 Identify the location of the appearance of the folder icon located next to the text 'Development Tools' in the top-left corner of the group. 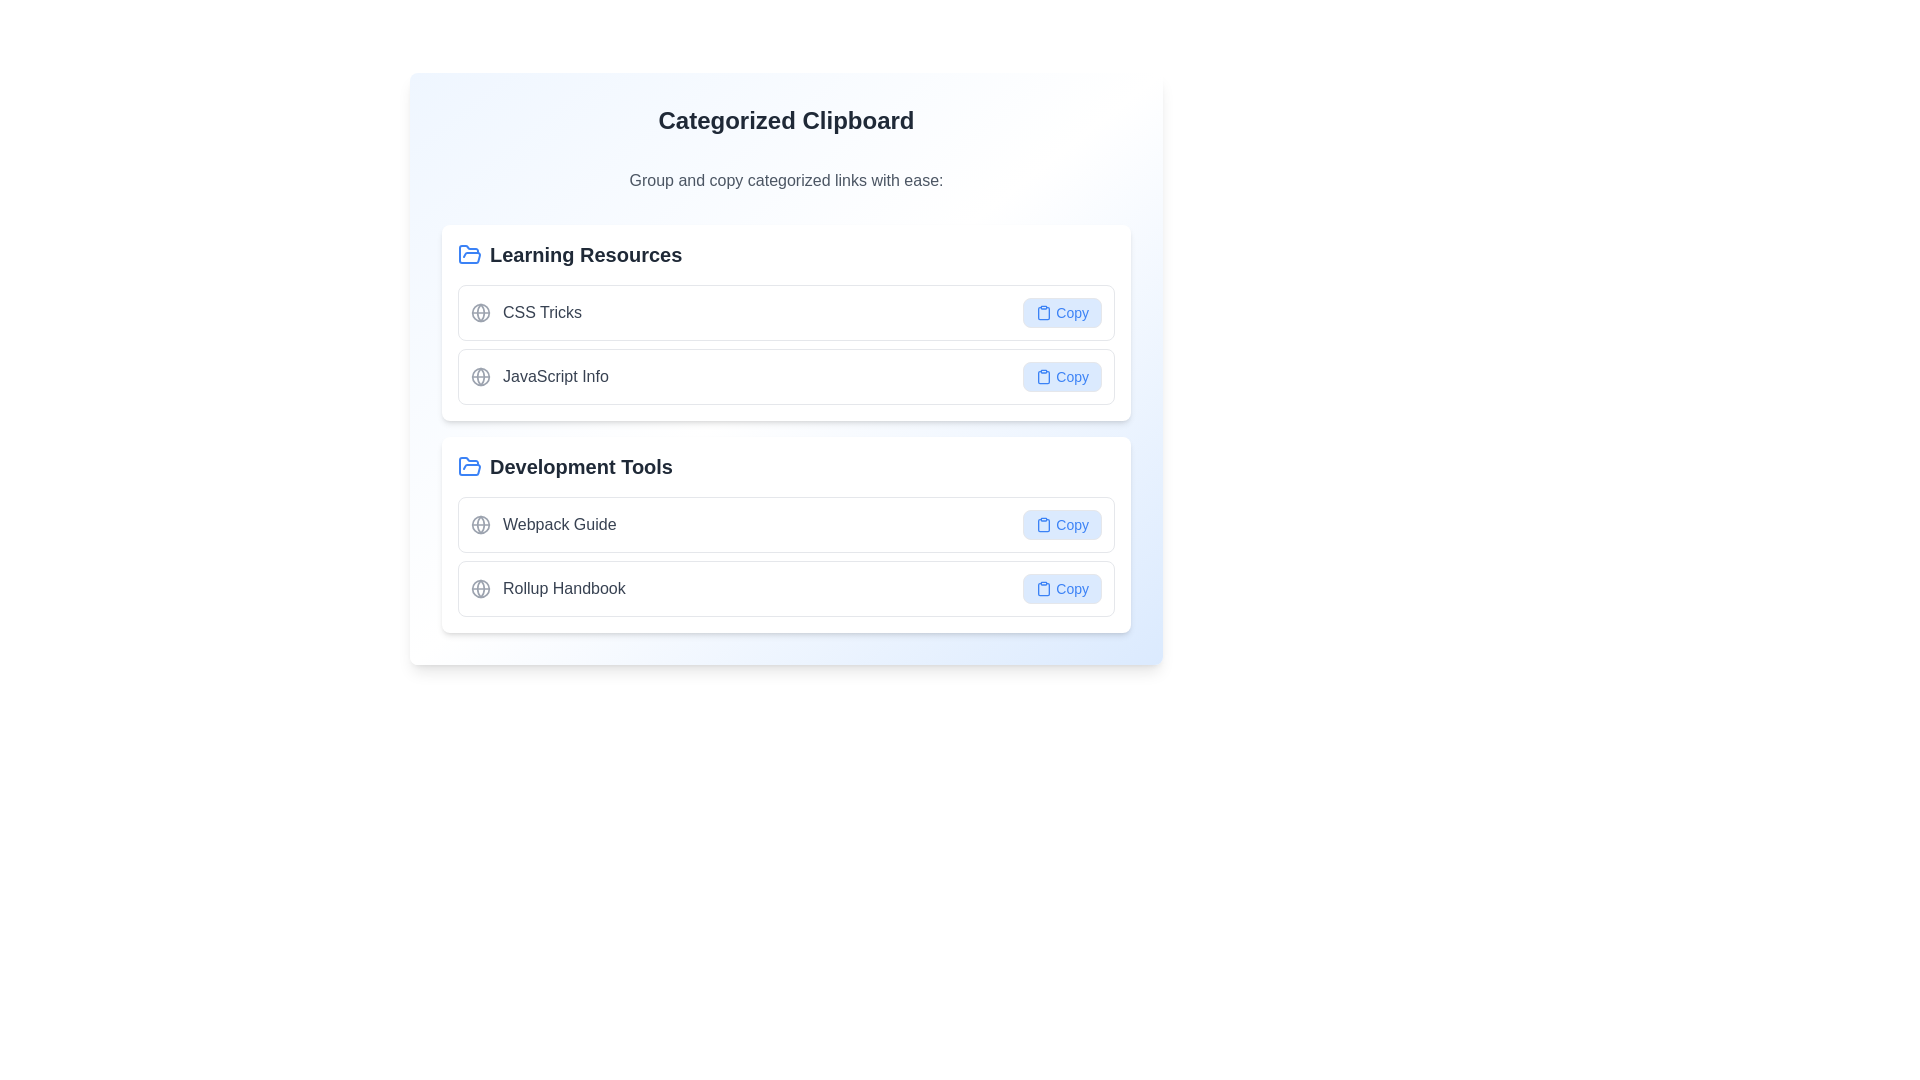
(469, 466).